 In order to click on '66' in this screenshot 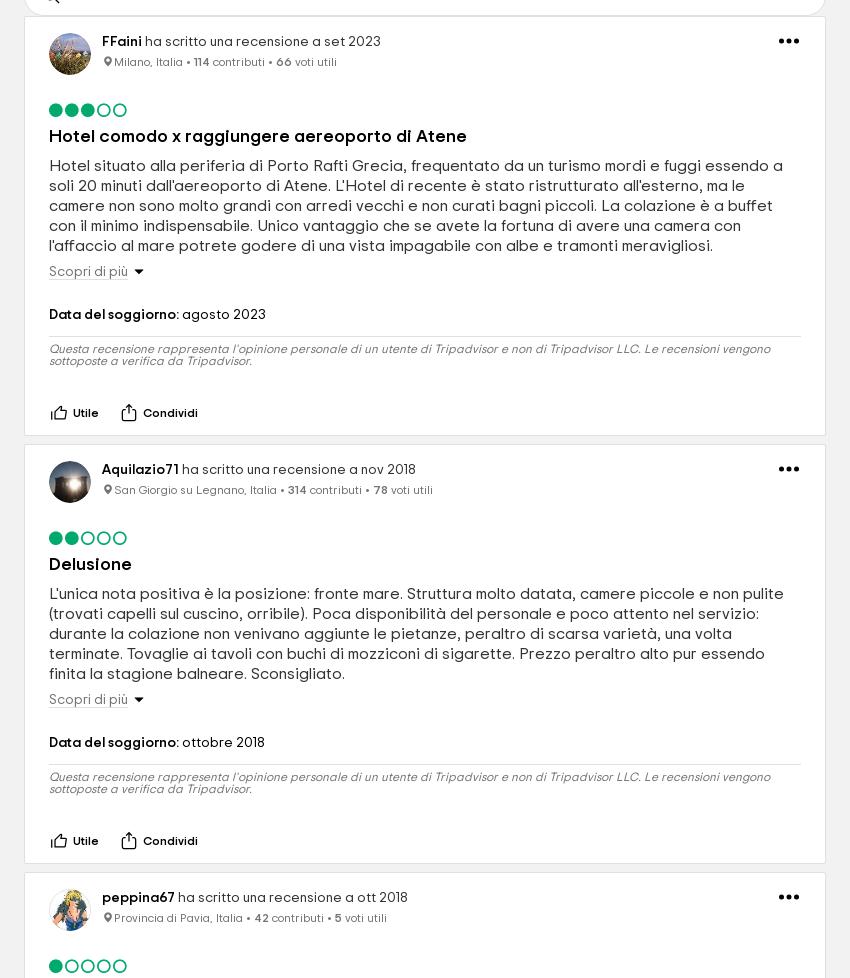, I will do `click(282, 62)`.